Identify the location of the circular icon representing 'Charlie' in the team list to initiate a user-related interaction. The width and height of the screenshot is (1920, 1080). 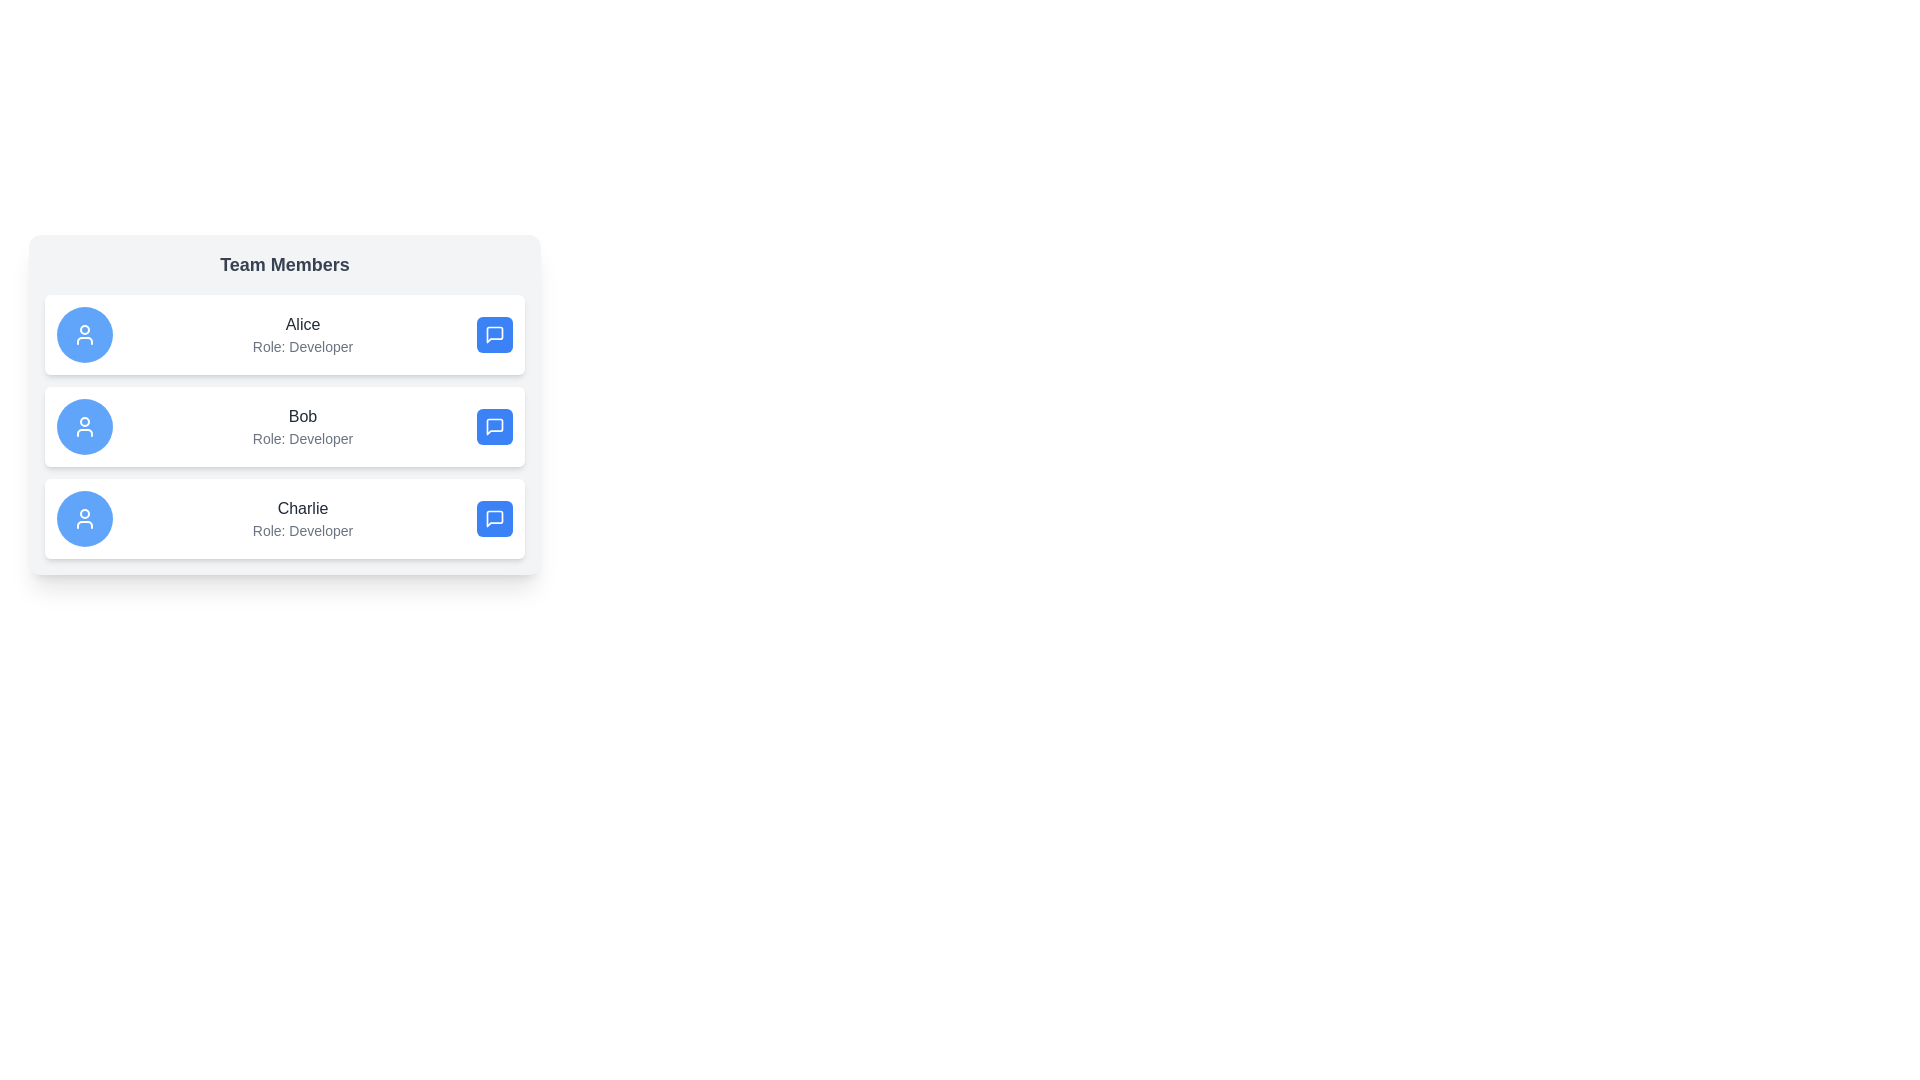
(84, 518).